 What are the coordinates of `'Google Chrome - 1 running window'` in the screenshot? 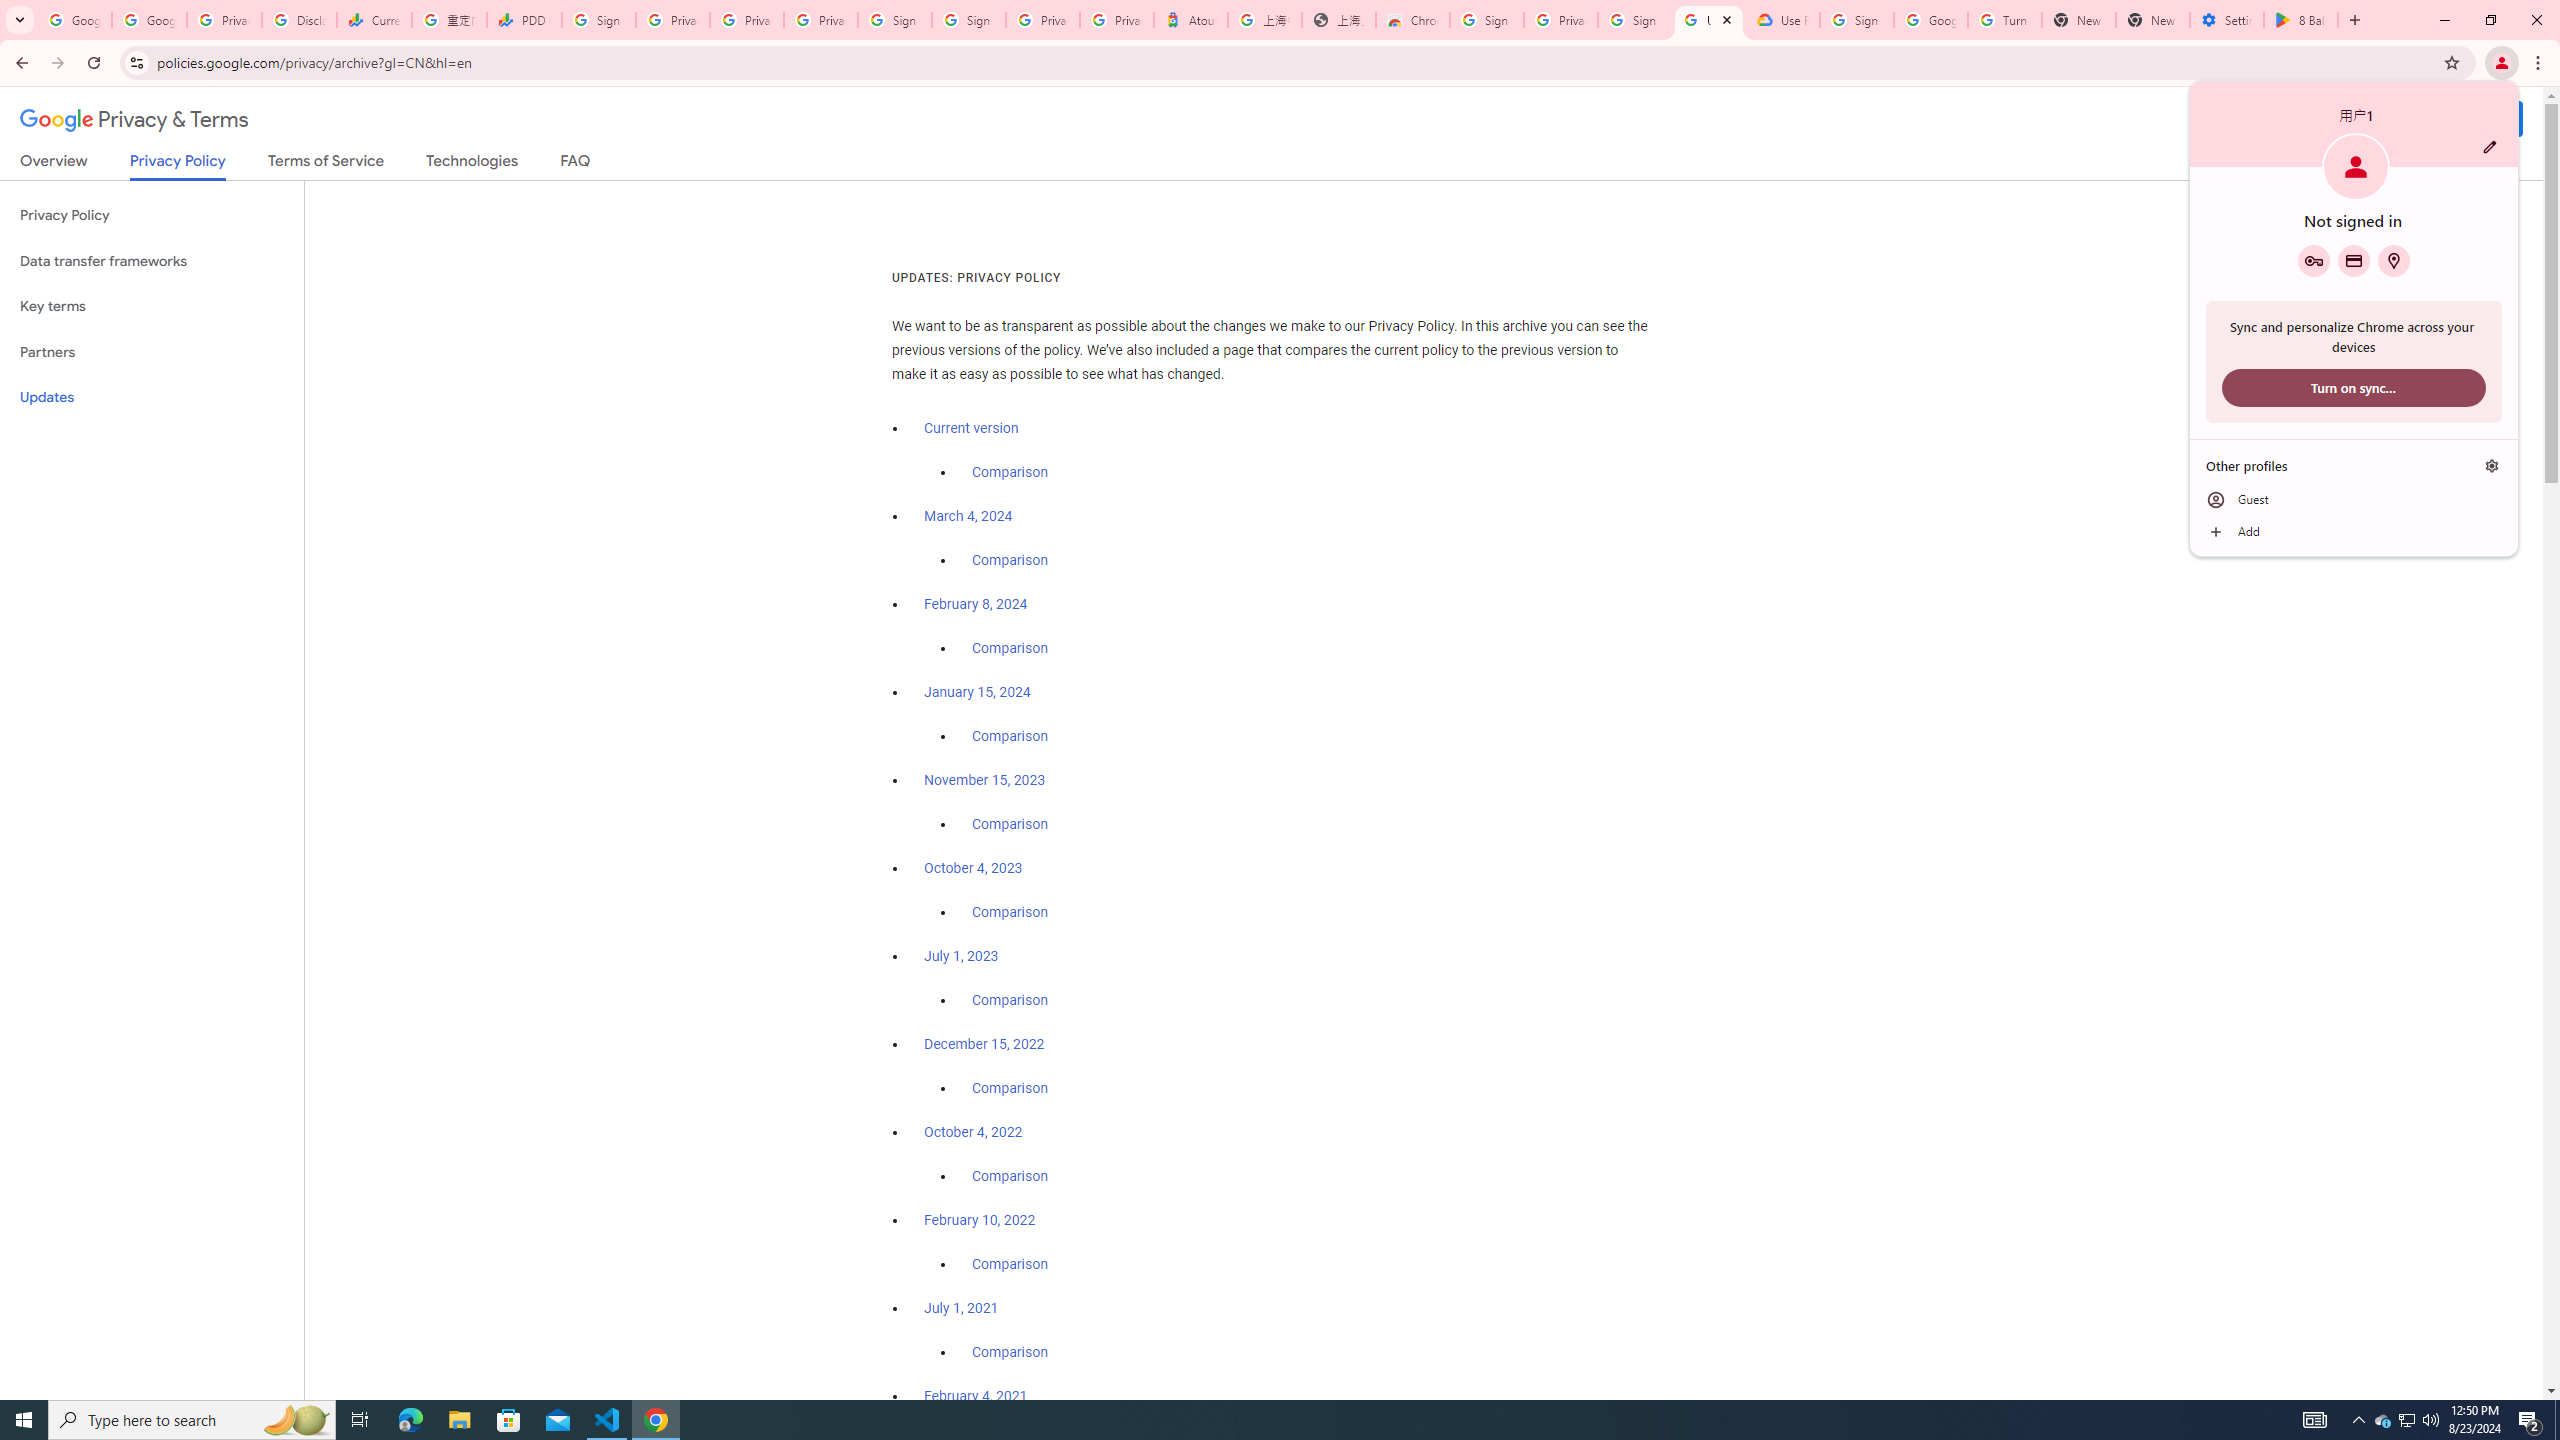 It's located at (656, 1418).